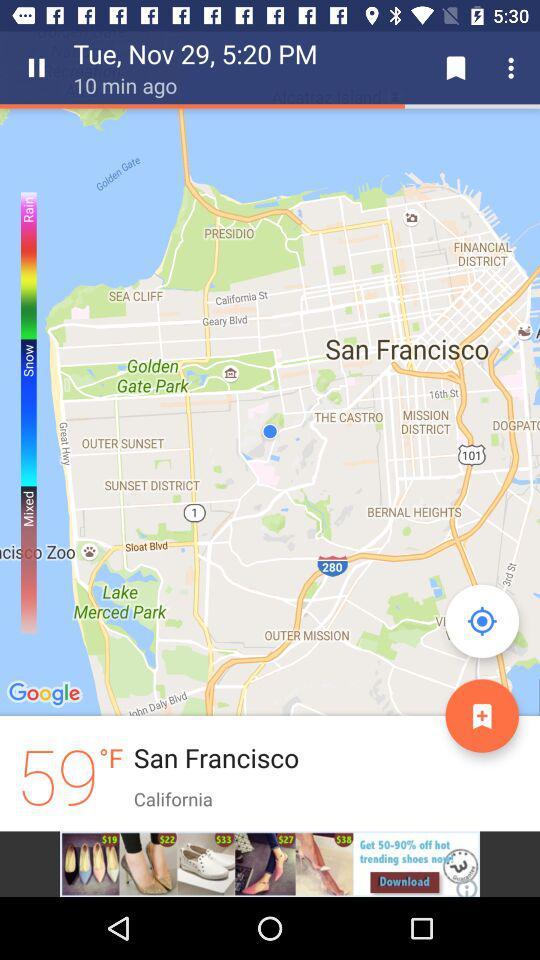 The height and width of the screenshot is (960, 540). I want to click on information, so click(481, 715).